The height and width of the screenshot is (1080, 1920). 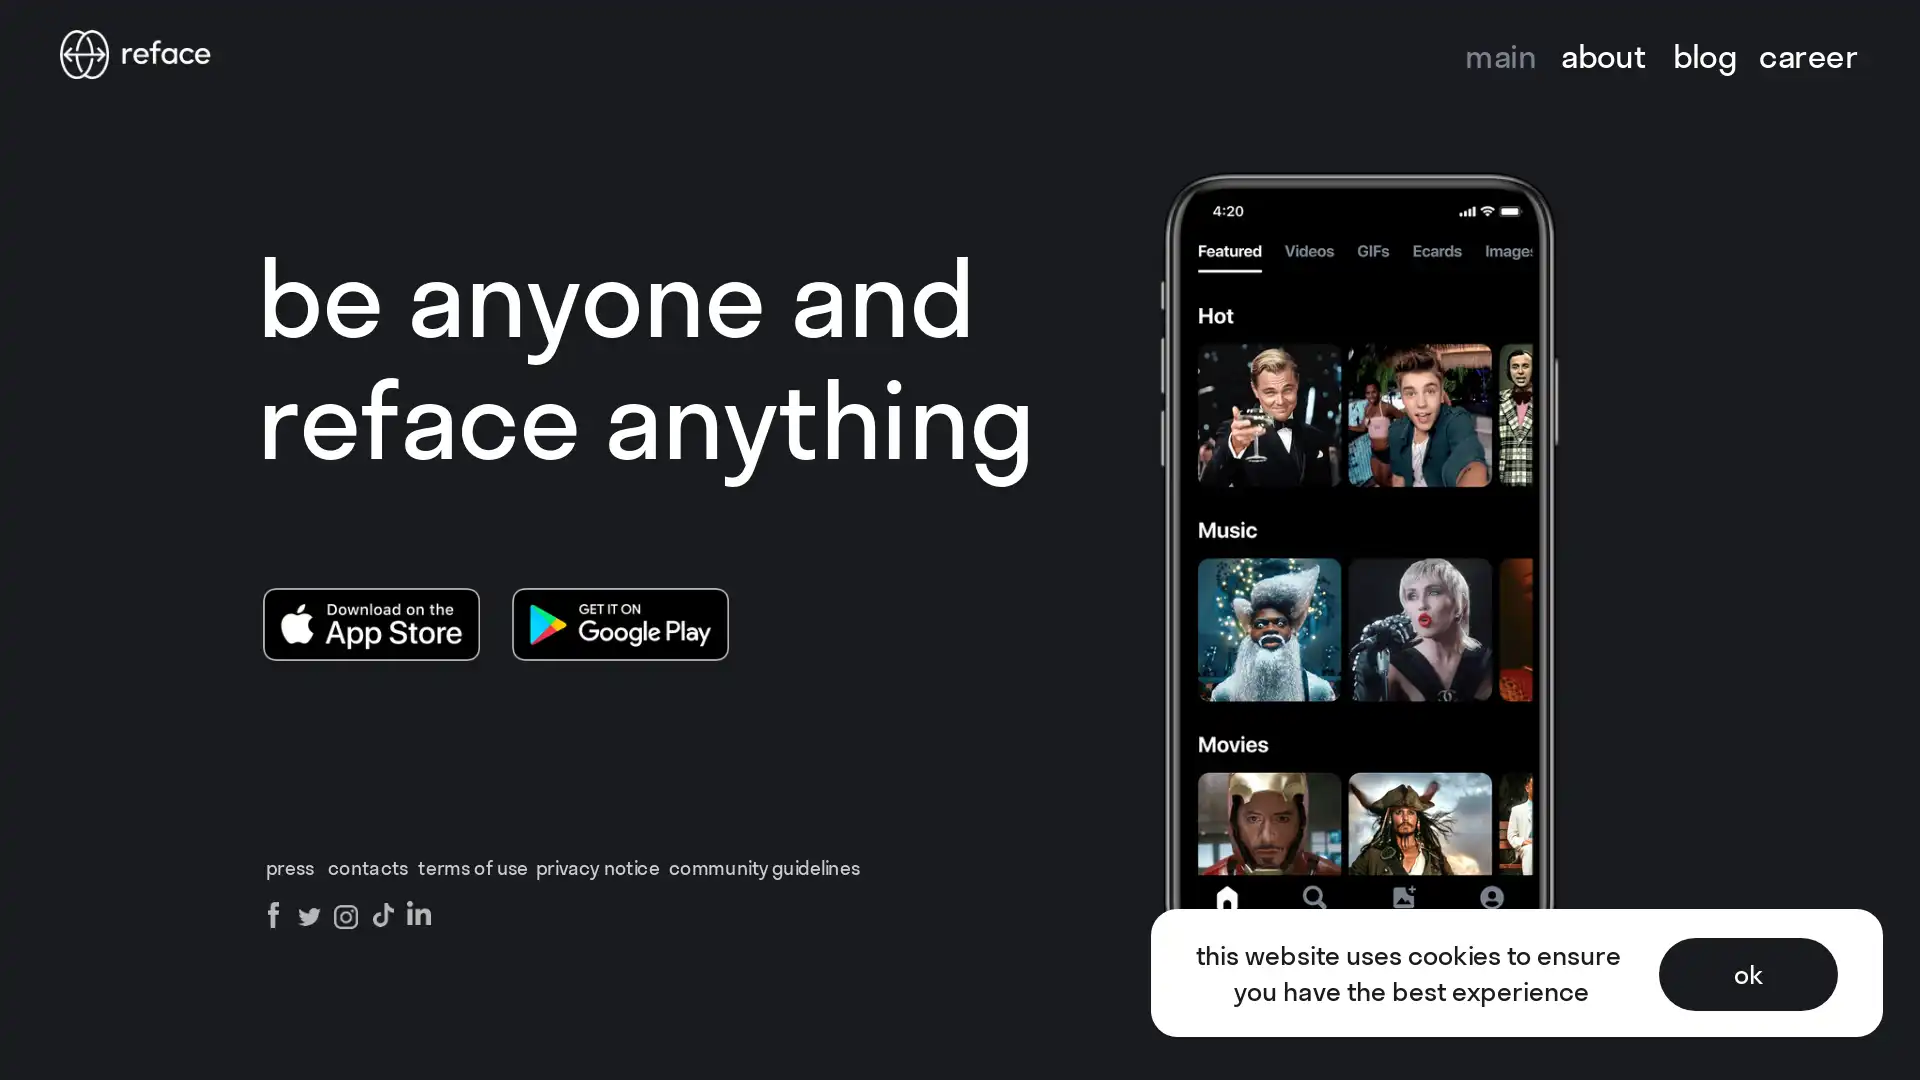 What do you see at coordinates (1882, 38) in the screenshot?
I see `Close` at bounding box center [1882, 38].